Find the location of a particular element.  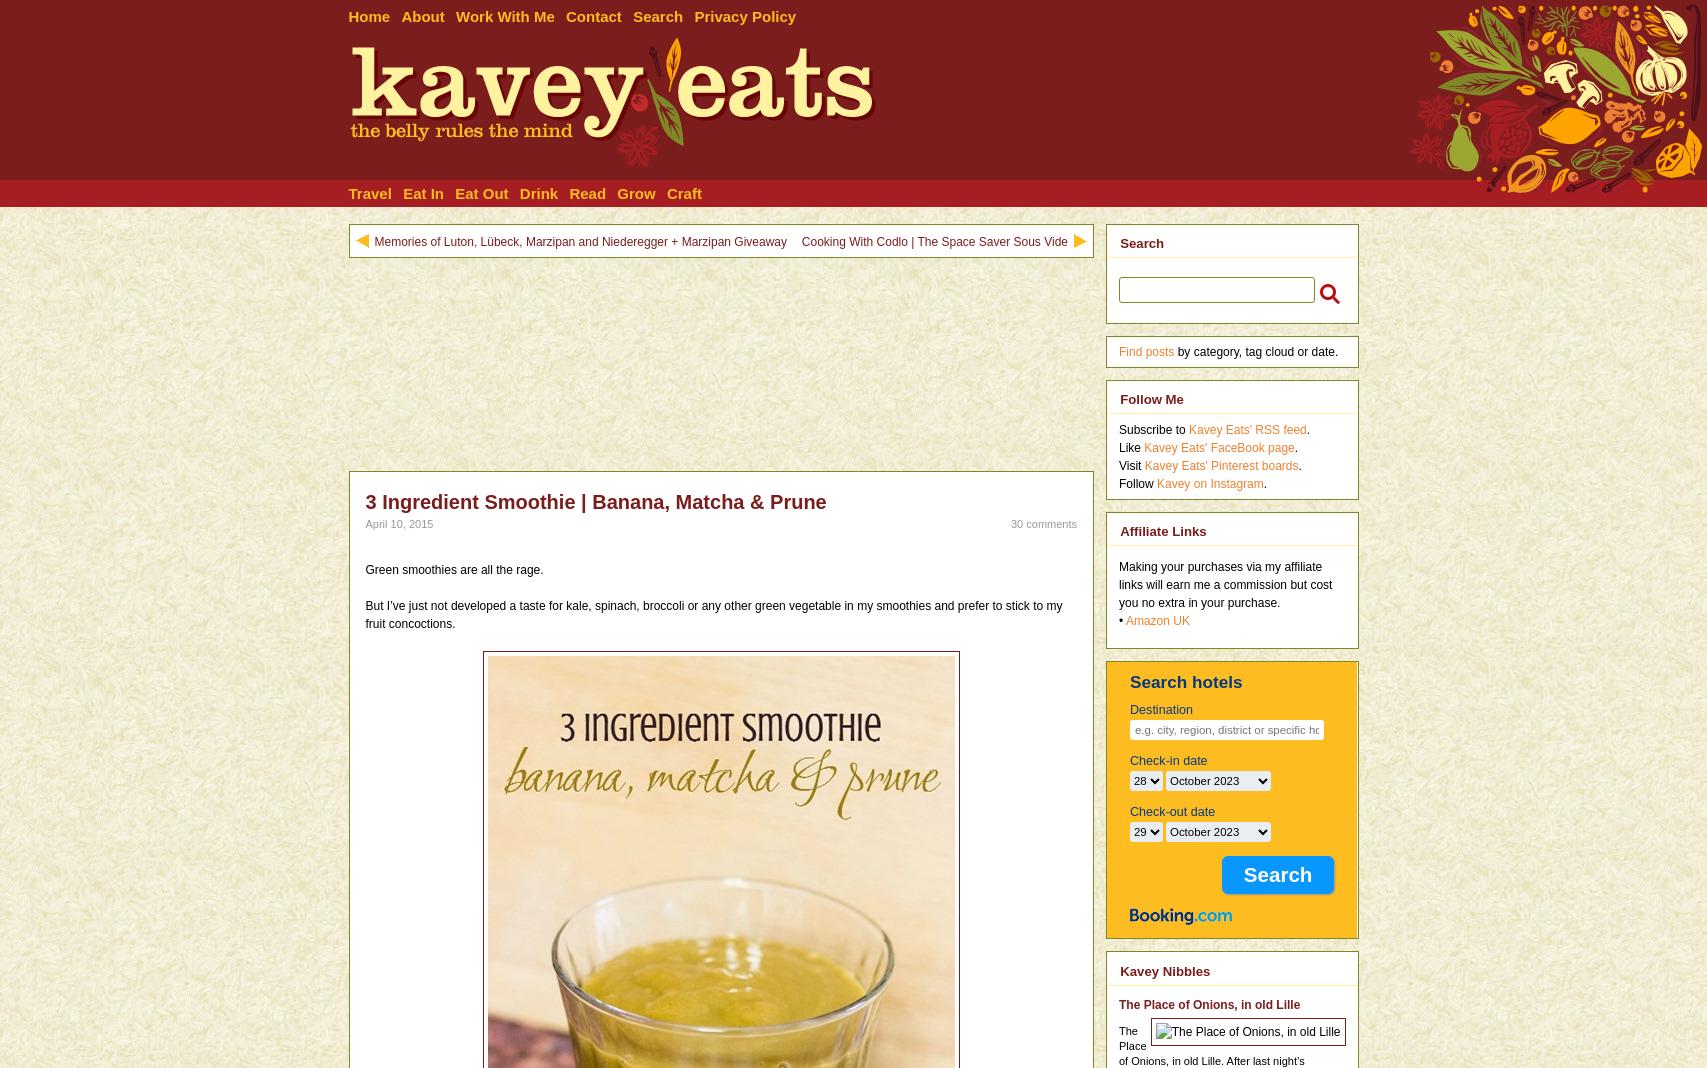

'by category, tag cloud or date.' is located at coordinates (1255, 350).